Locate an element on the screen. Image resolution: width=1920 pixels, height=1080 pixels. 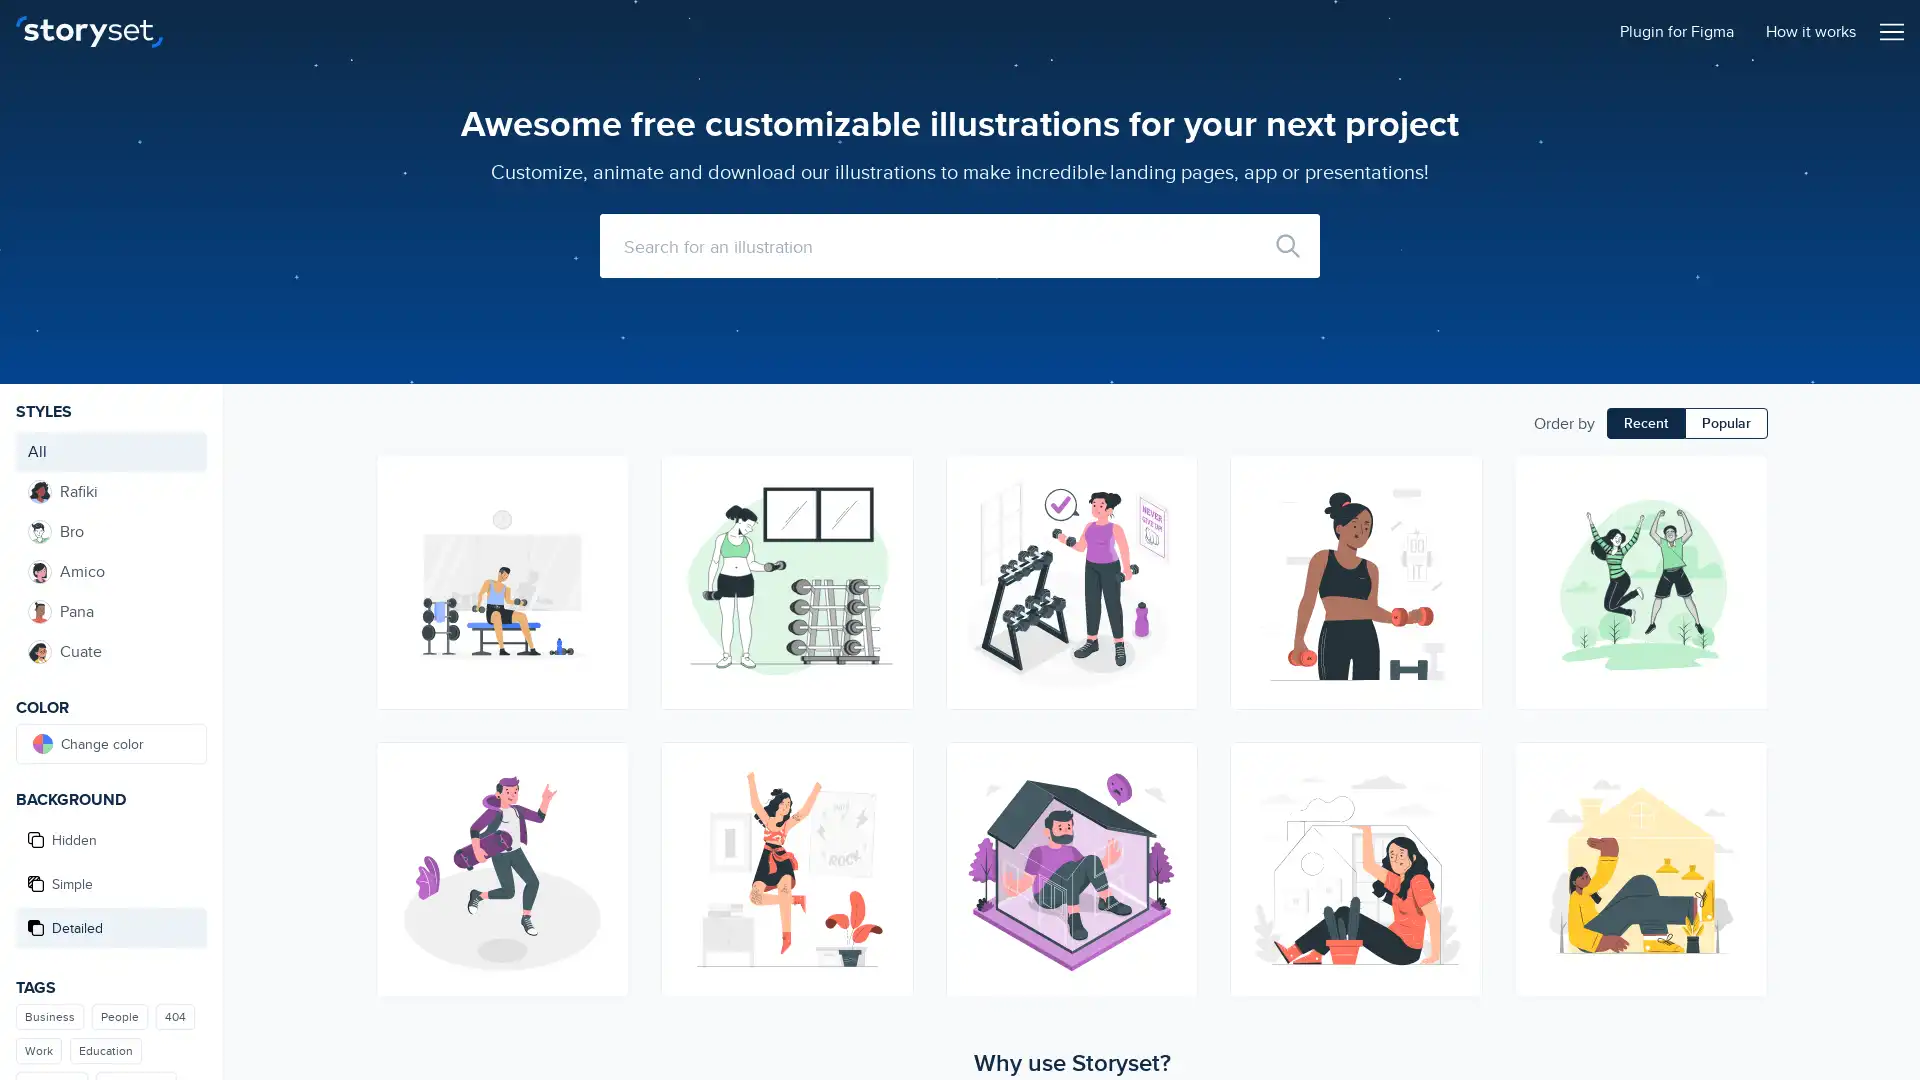
wand icon Animate is located at coordinates (887, 765).